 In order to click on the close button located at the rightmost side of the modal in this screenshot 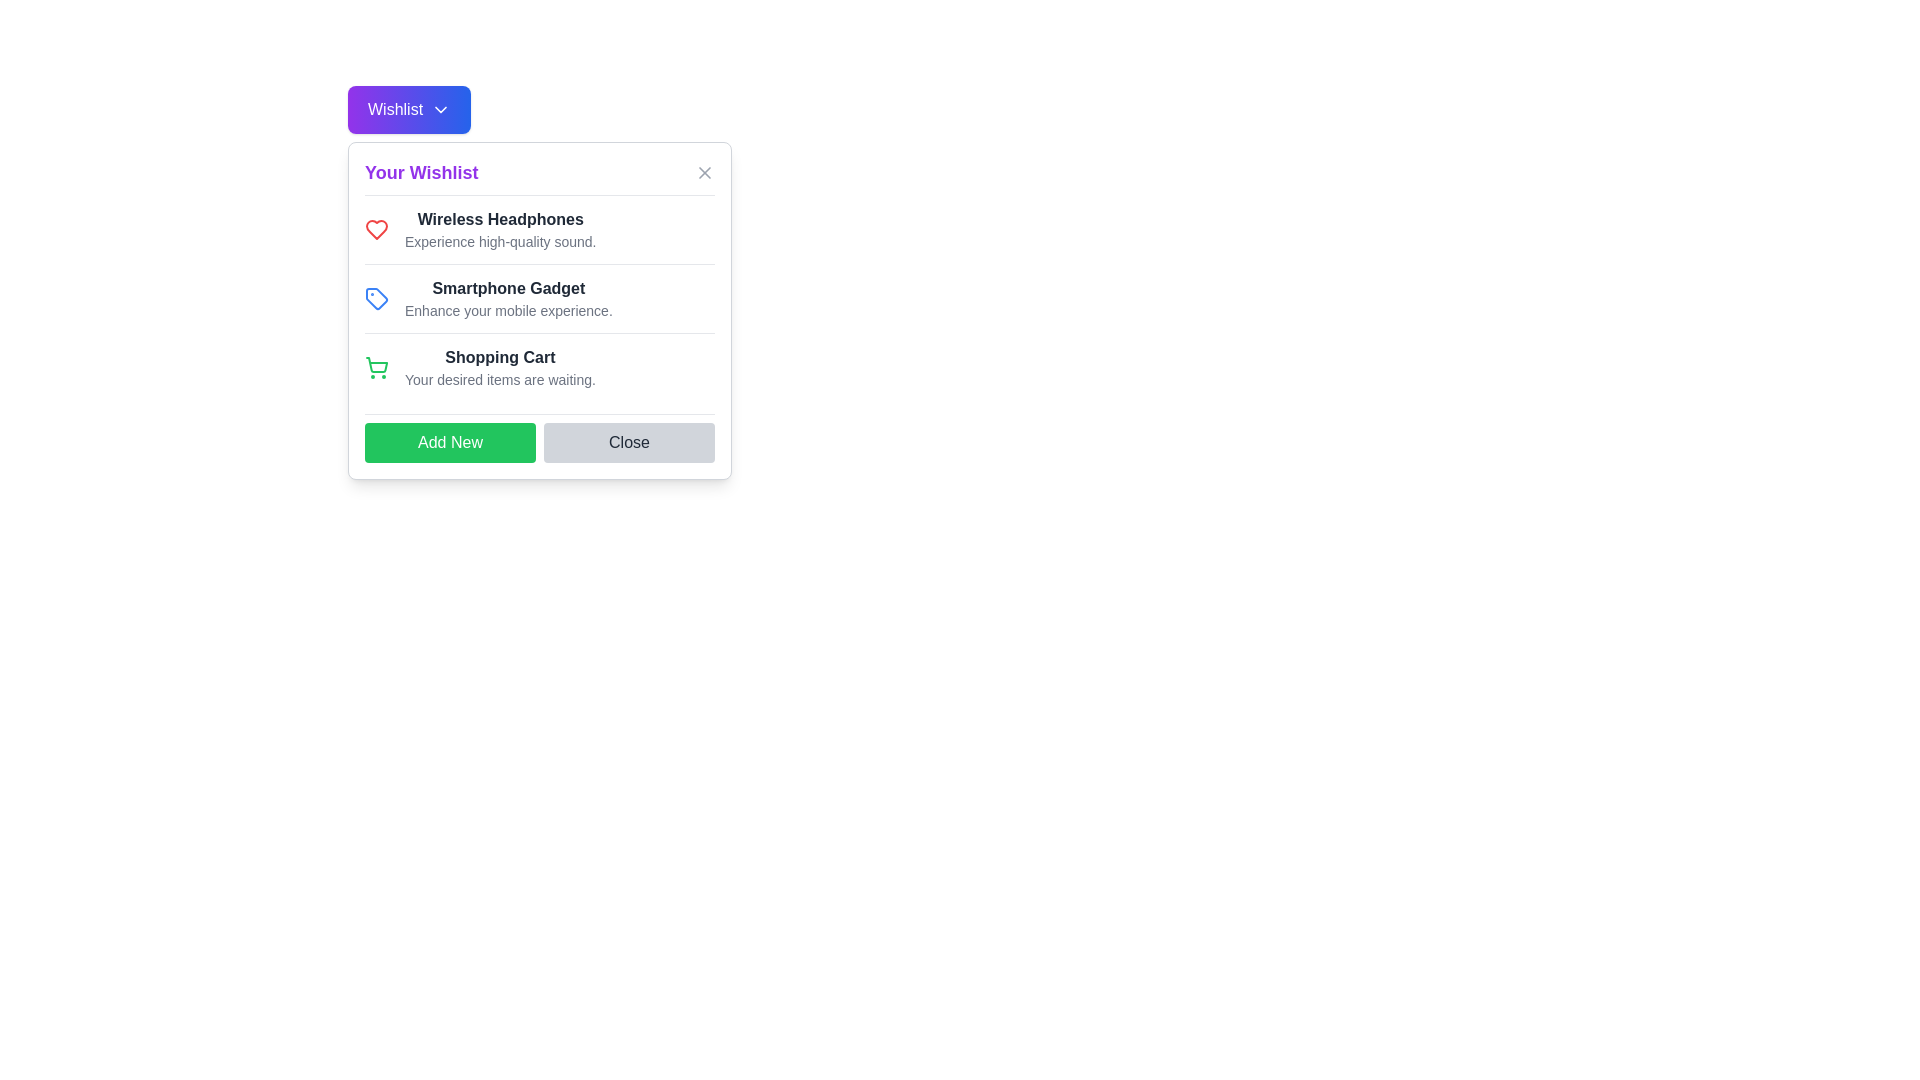, I will do `click(628, 442)`.